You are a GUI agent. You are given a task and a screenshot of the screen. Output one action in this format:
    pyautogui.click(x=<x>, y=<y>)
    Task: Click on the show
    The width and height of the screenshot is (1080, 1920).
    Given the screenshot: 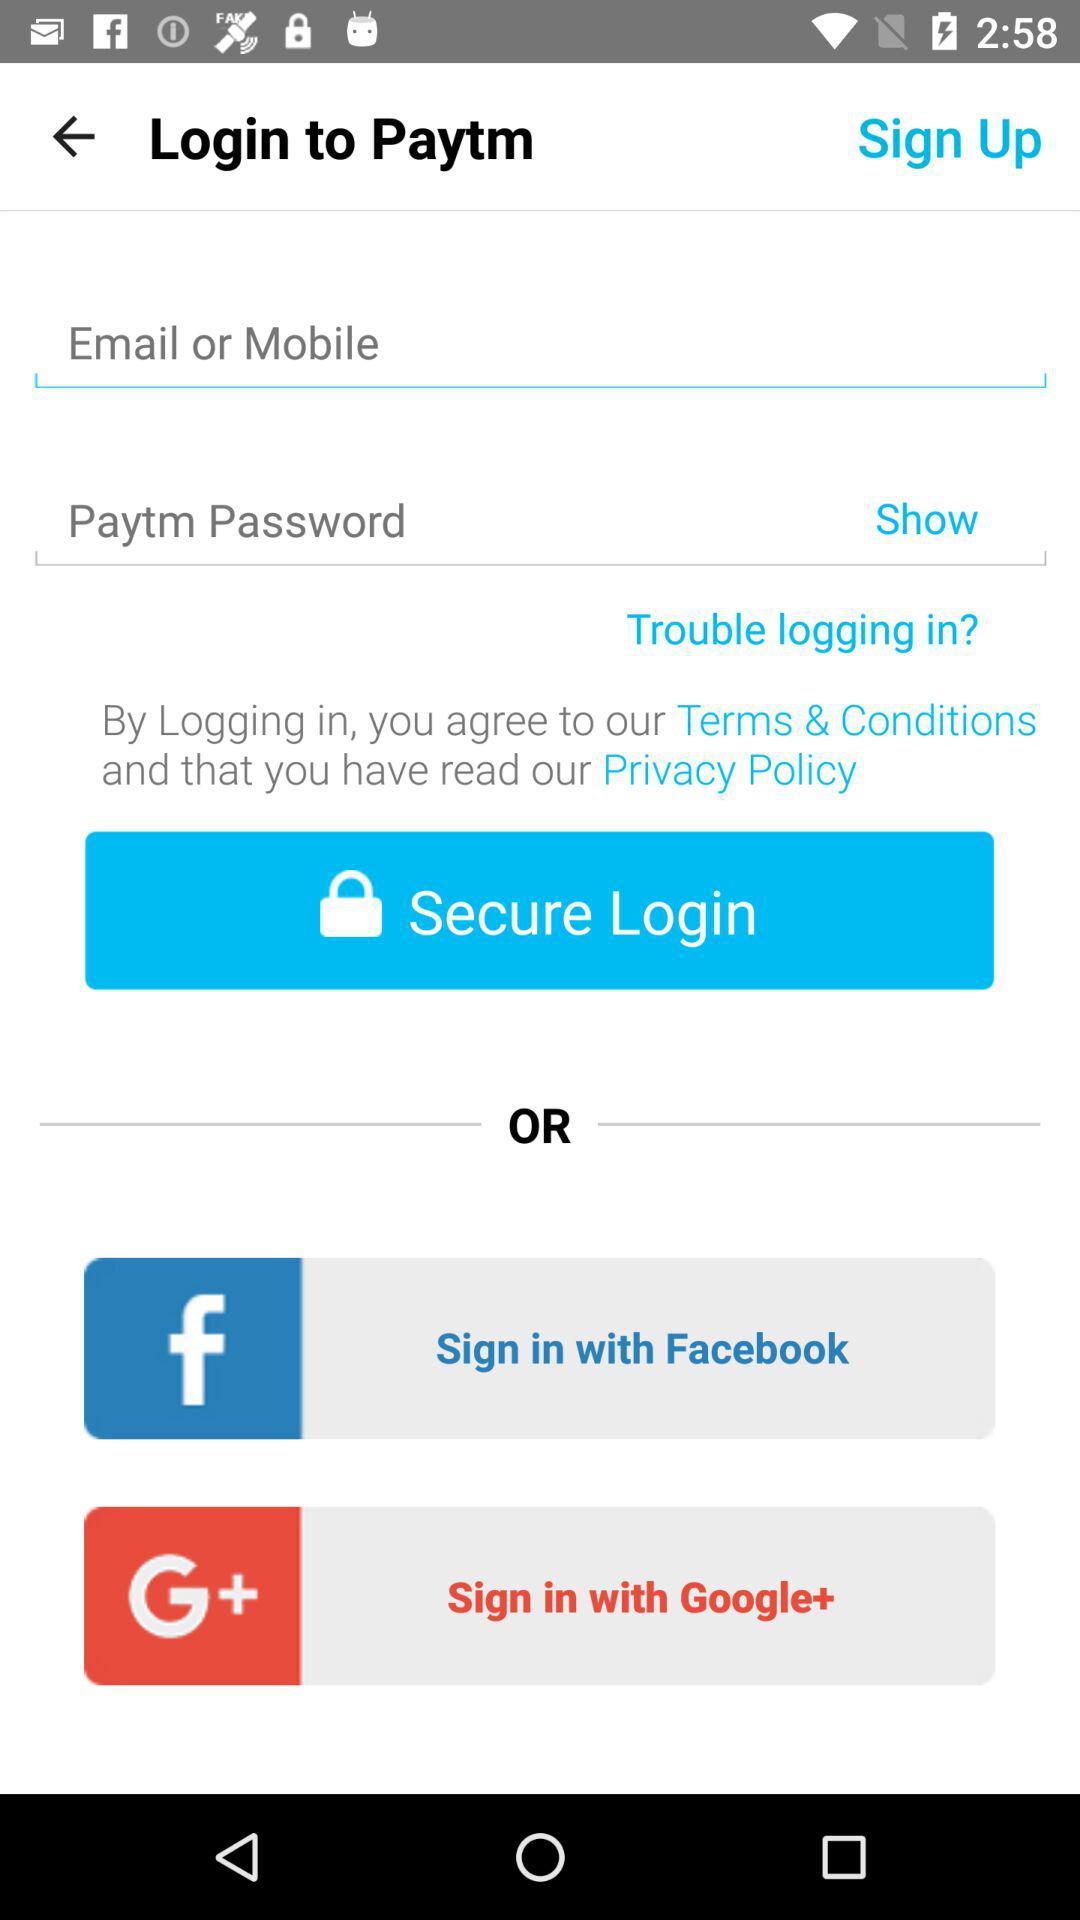 What is the action you would take?
    pyautogui.click(x=959, y=465)
    